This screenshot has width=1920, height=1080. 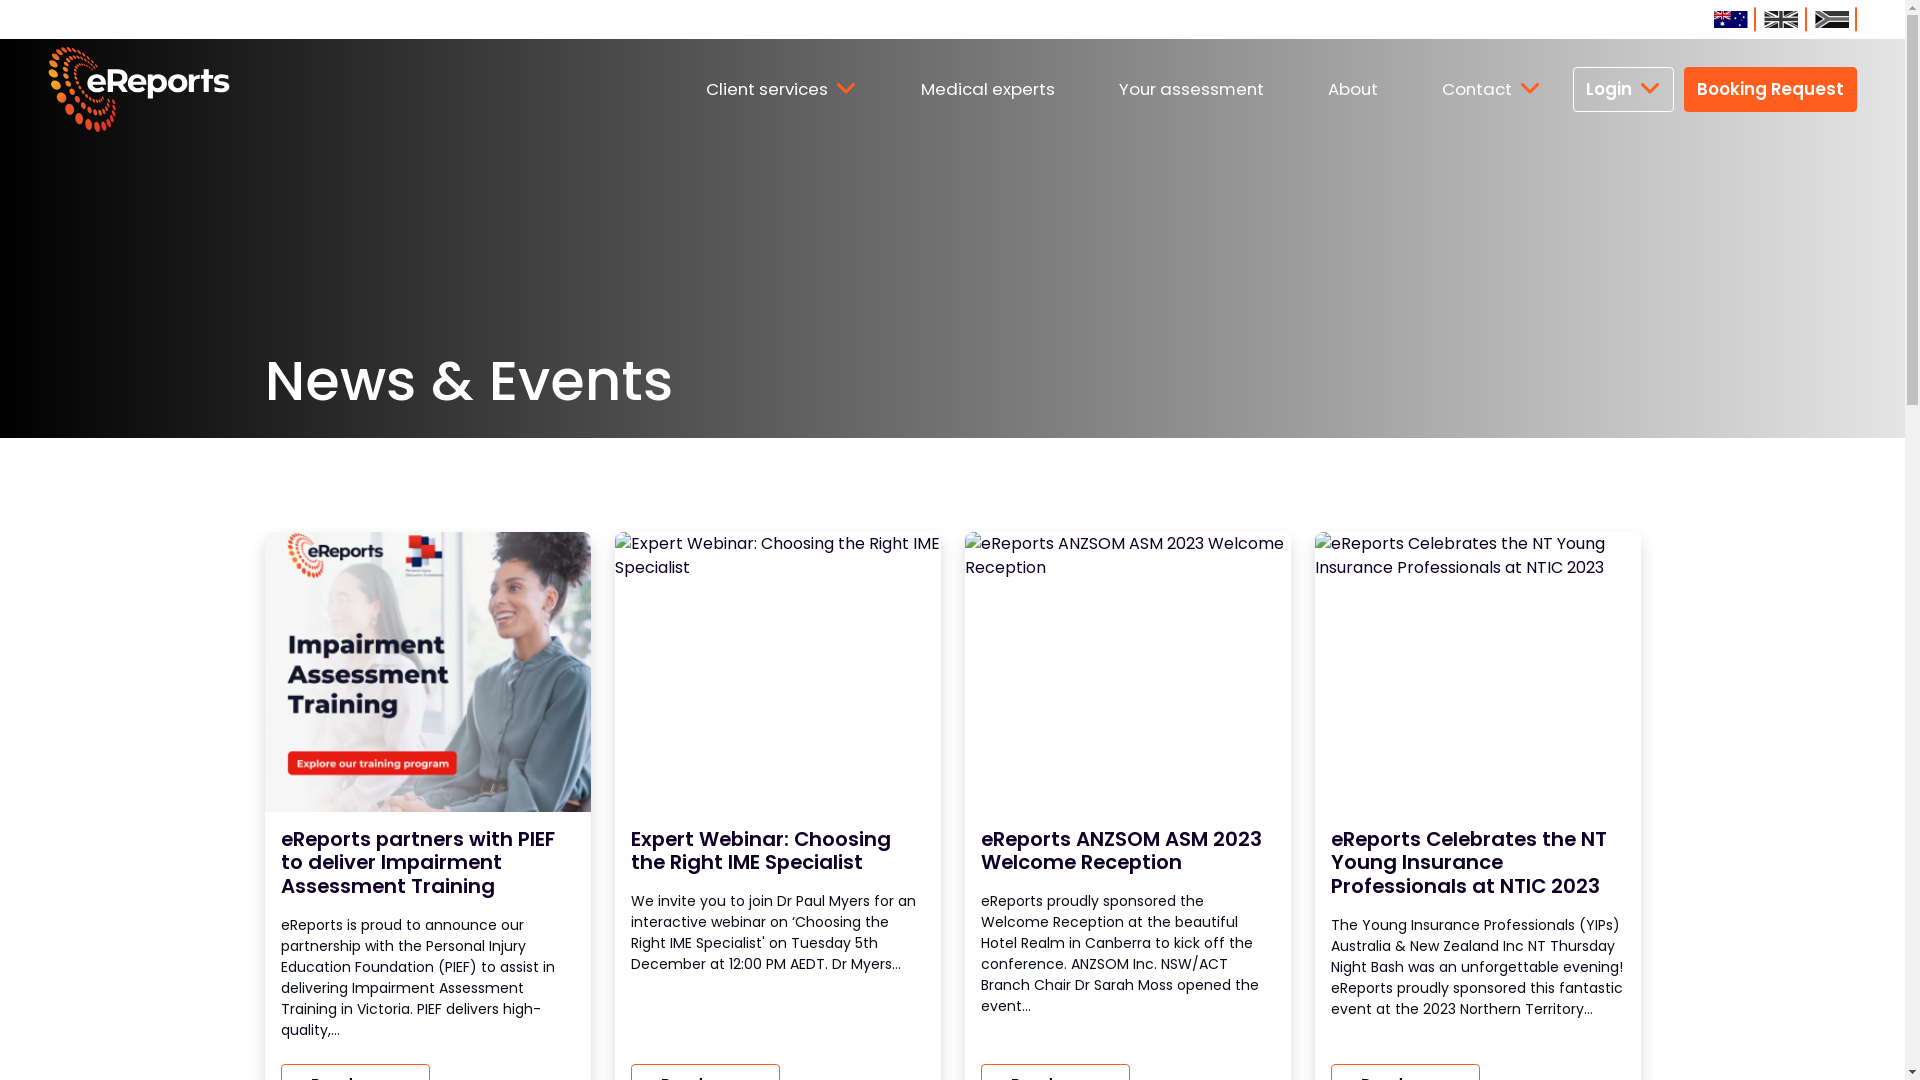 What do you see at coordinates (1296, 88) in the screenshot?
I see `'About'` at bounding box center [1296, 88].